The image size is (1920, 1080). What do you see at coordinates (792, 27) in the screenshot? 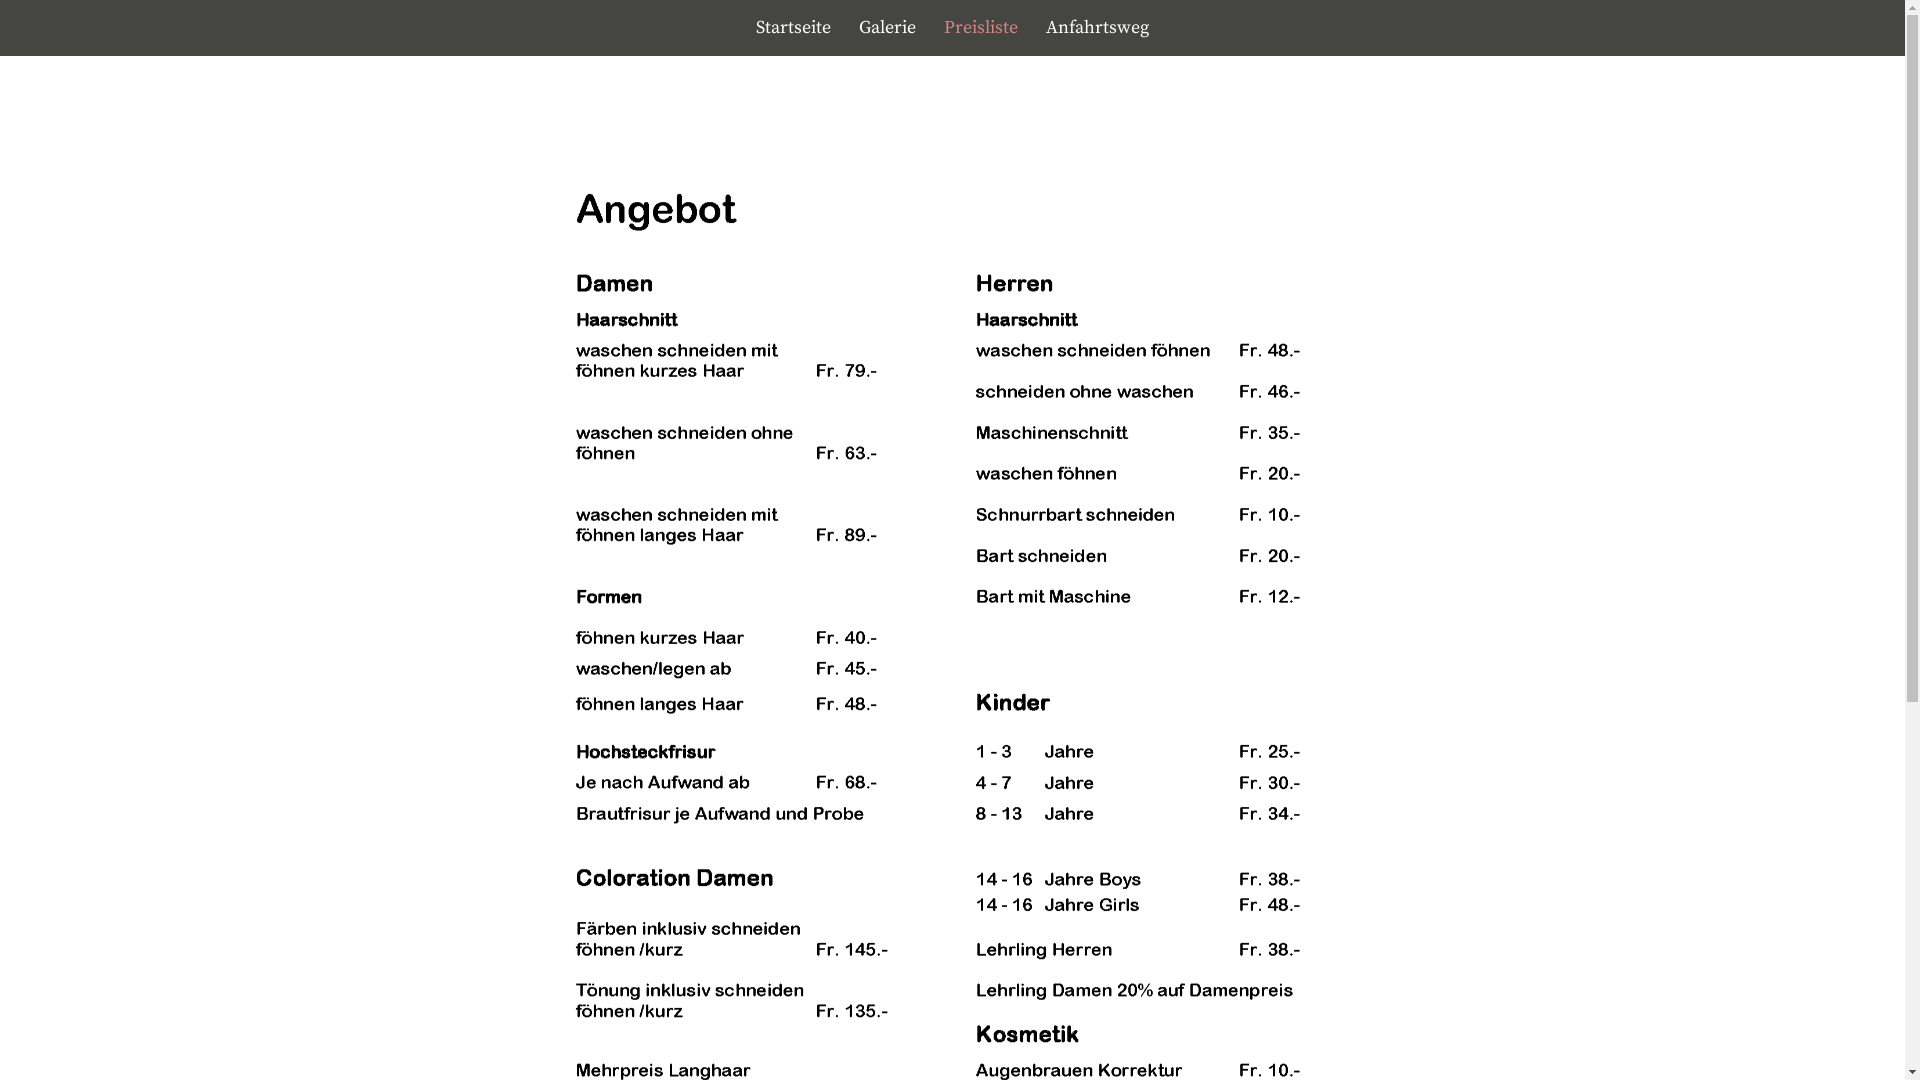
I see `'Startseite'` at bounding box center [792, 27].